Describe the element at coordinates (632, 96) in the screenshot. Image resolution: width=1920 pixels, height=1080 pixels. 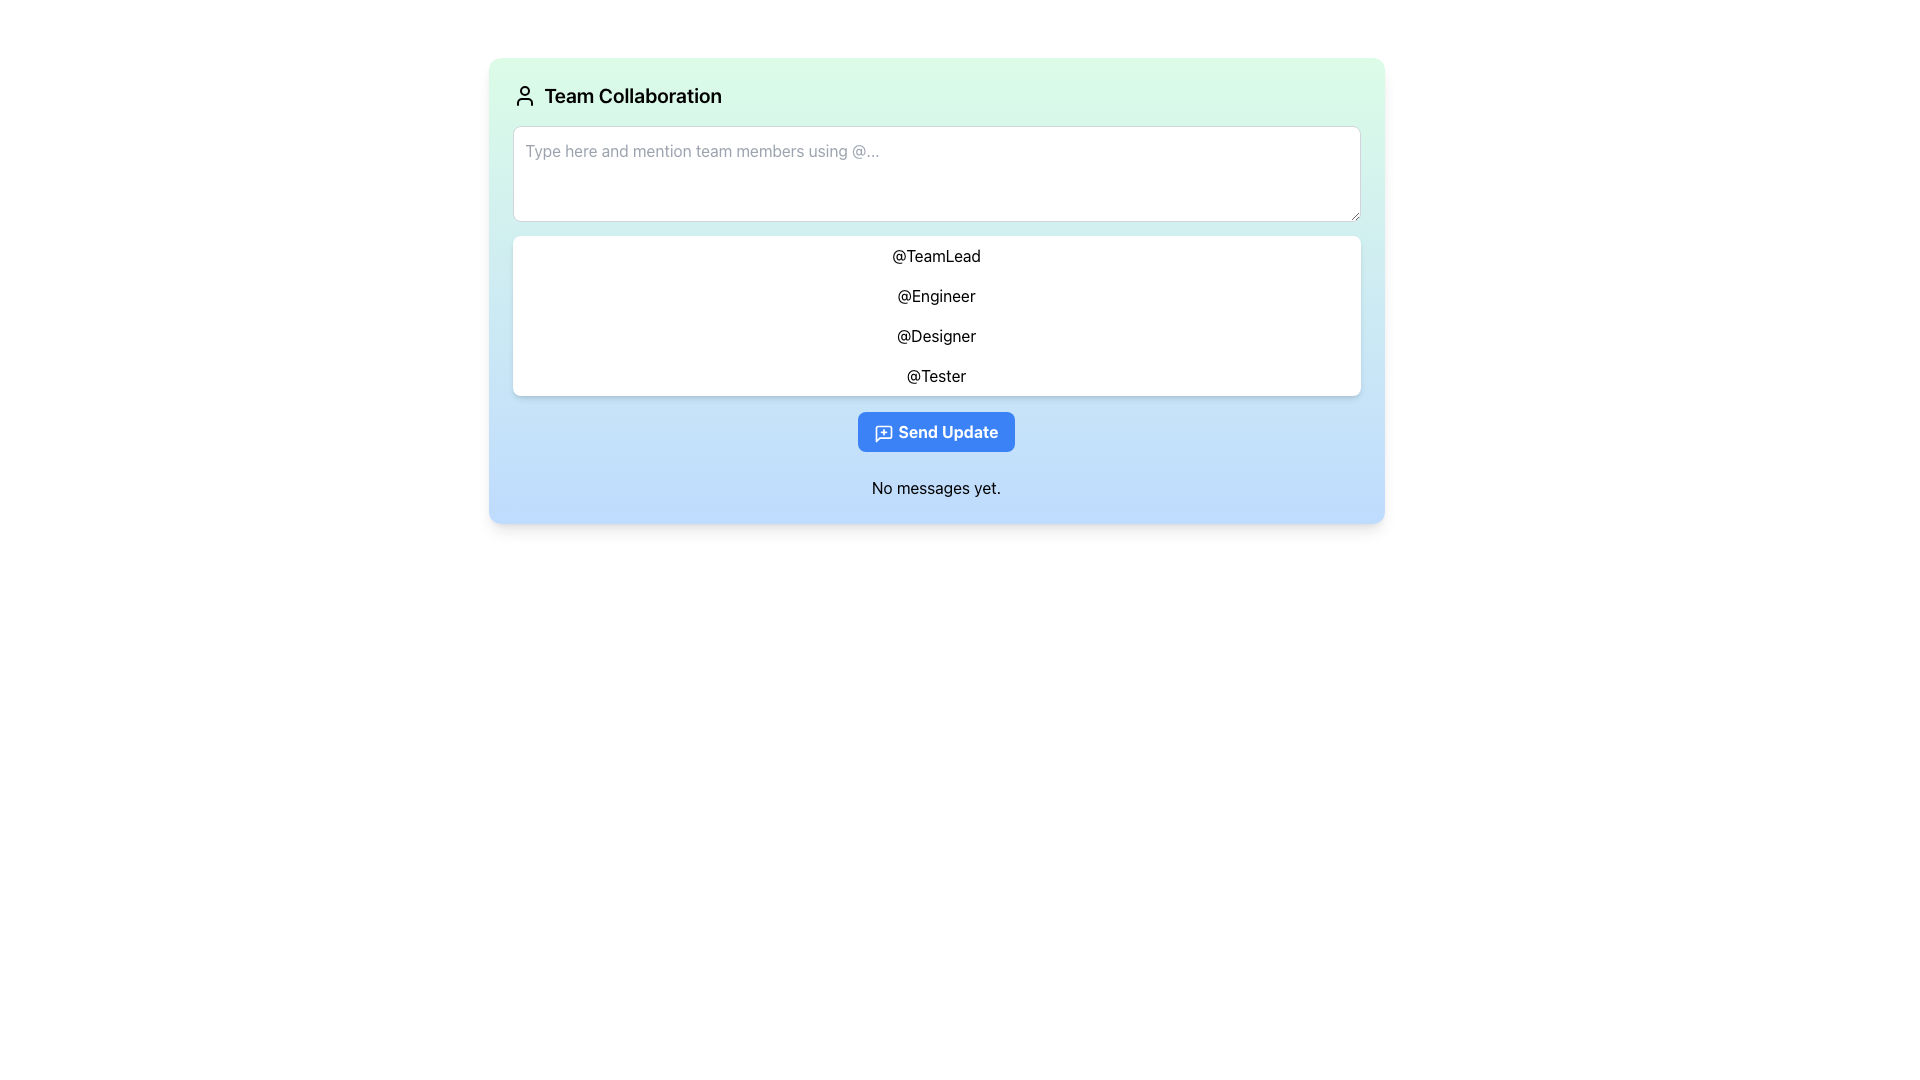
I see `the 'Team Collaboration' text label, which is a prominent heading in bold font located at the top-left region of the card-like component, aligned with a user silhouette icon` at that location.